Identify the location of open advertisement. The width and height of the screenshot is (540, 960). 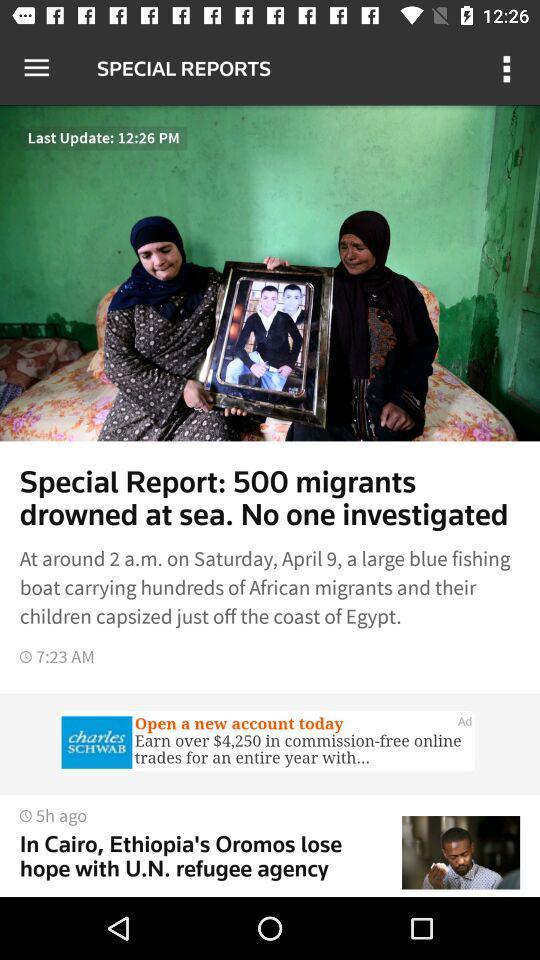
(270, 742).